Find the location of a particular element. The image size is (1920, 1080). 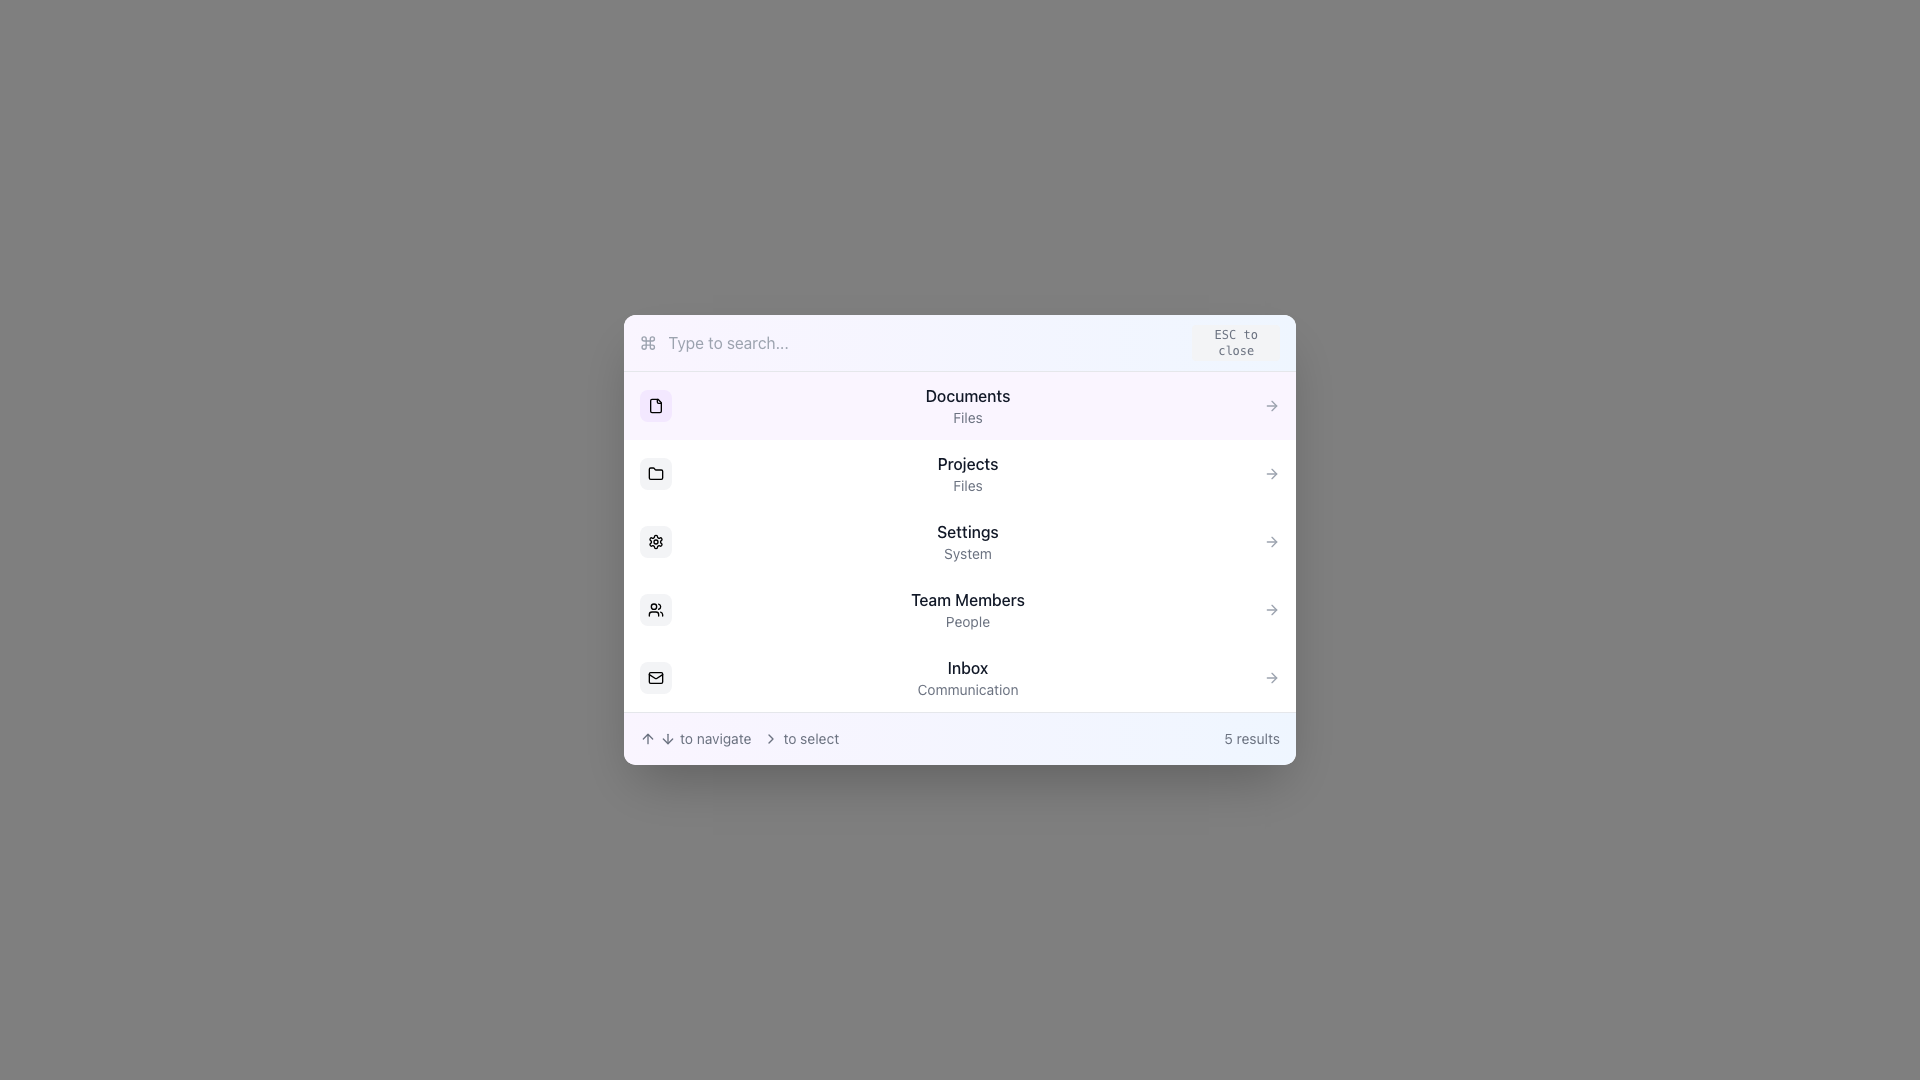

the first navigational item with a purple background that contains a document icon, 'Documents' and 'Files' labels, and a right-pointing arrow is located at coordinates (960, 405).